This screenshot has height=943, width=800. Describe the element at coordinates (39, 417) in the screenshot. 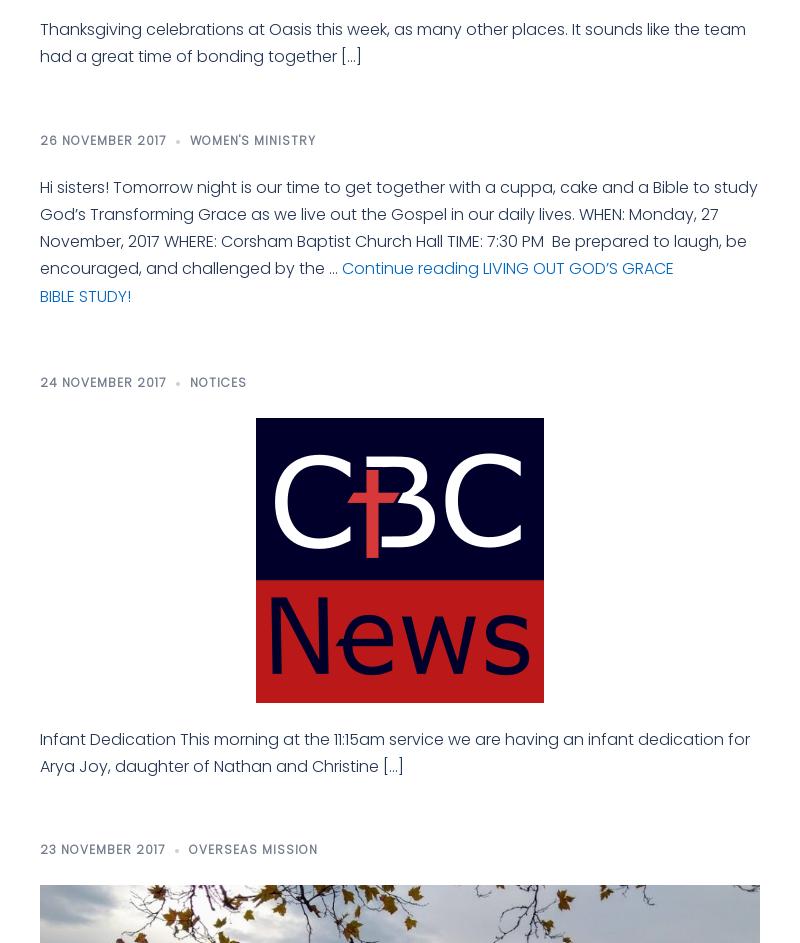

I see `'Corsham Baptist Church'` at that location.